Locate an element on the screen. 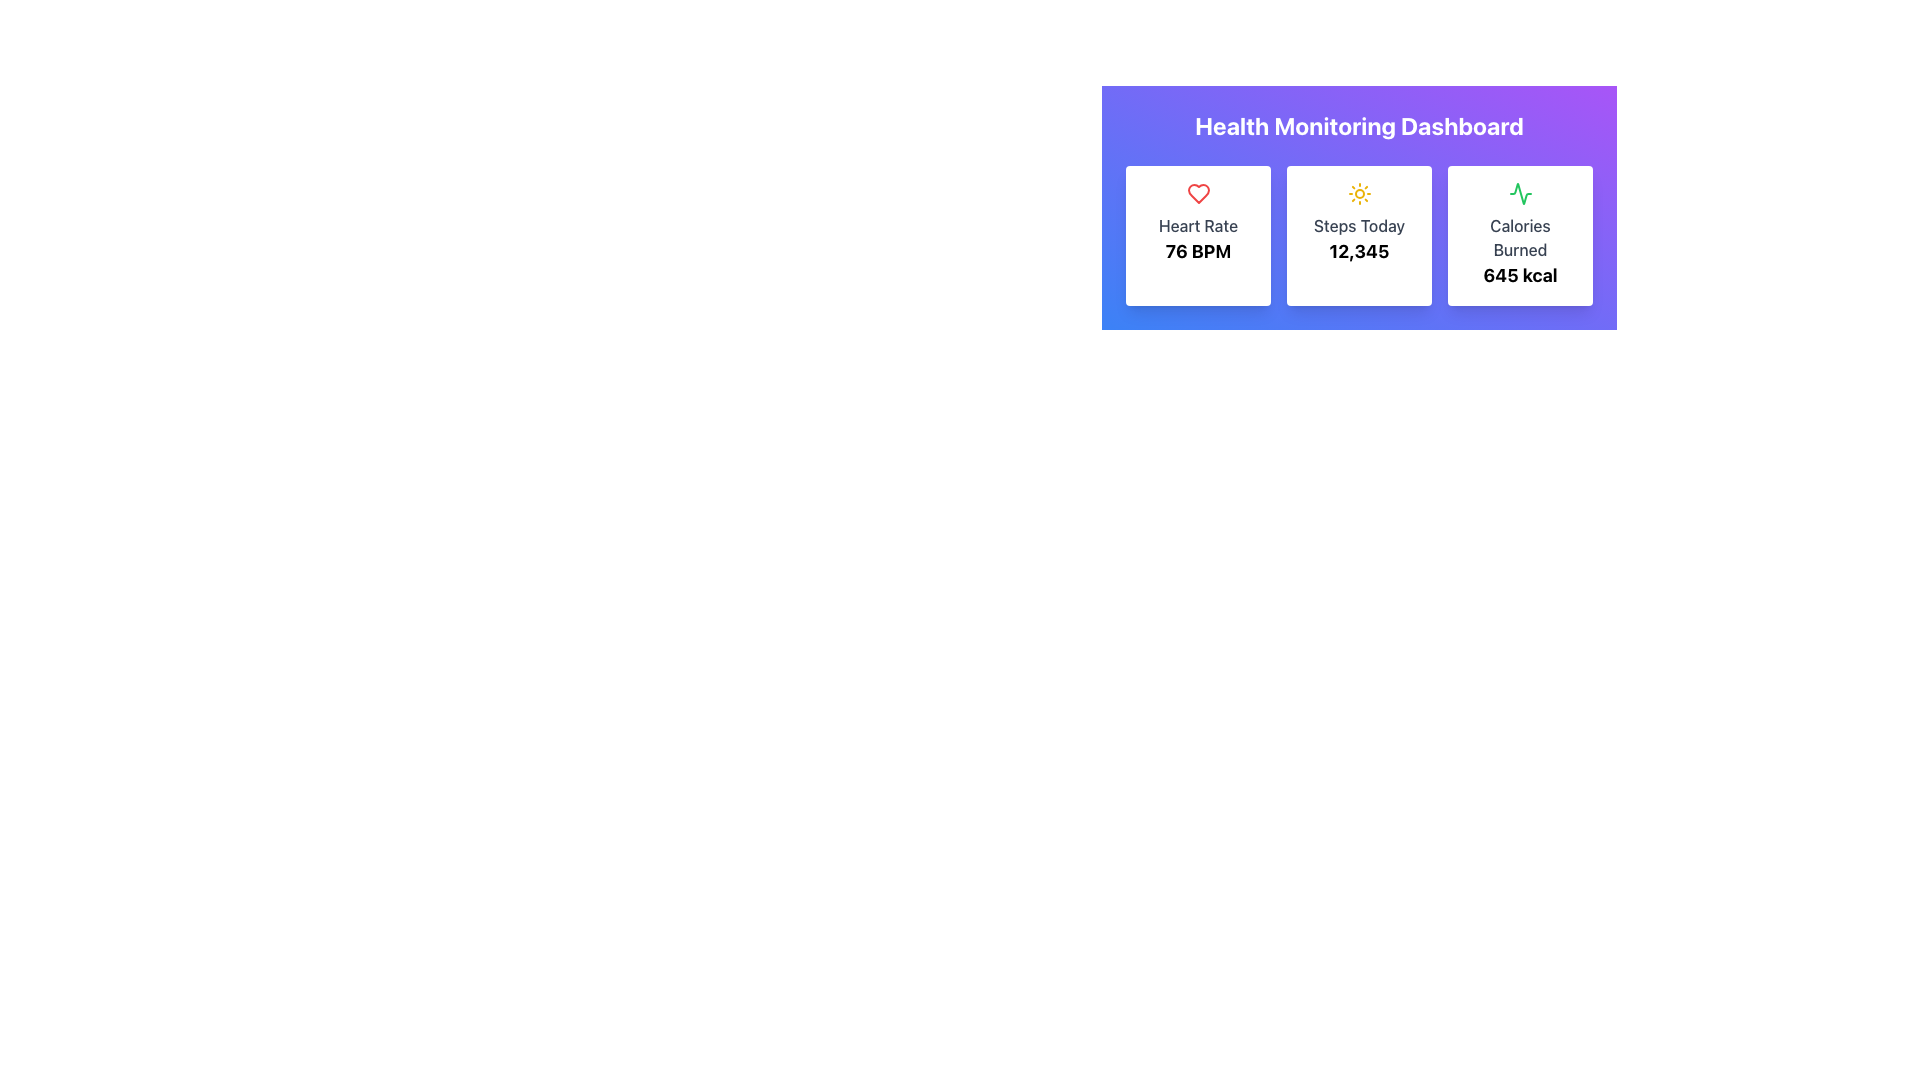  the Label text that indicates the number of steps taken today, located in the middle card of the Health Monitoring Dashboard, positioned above the numerical value '12,345' is located at coordinates (1359, 225).